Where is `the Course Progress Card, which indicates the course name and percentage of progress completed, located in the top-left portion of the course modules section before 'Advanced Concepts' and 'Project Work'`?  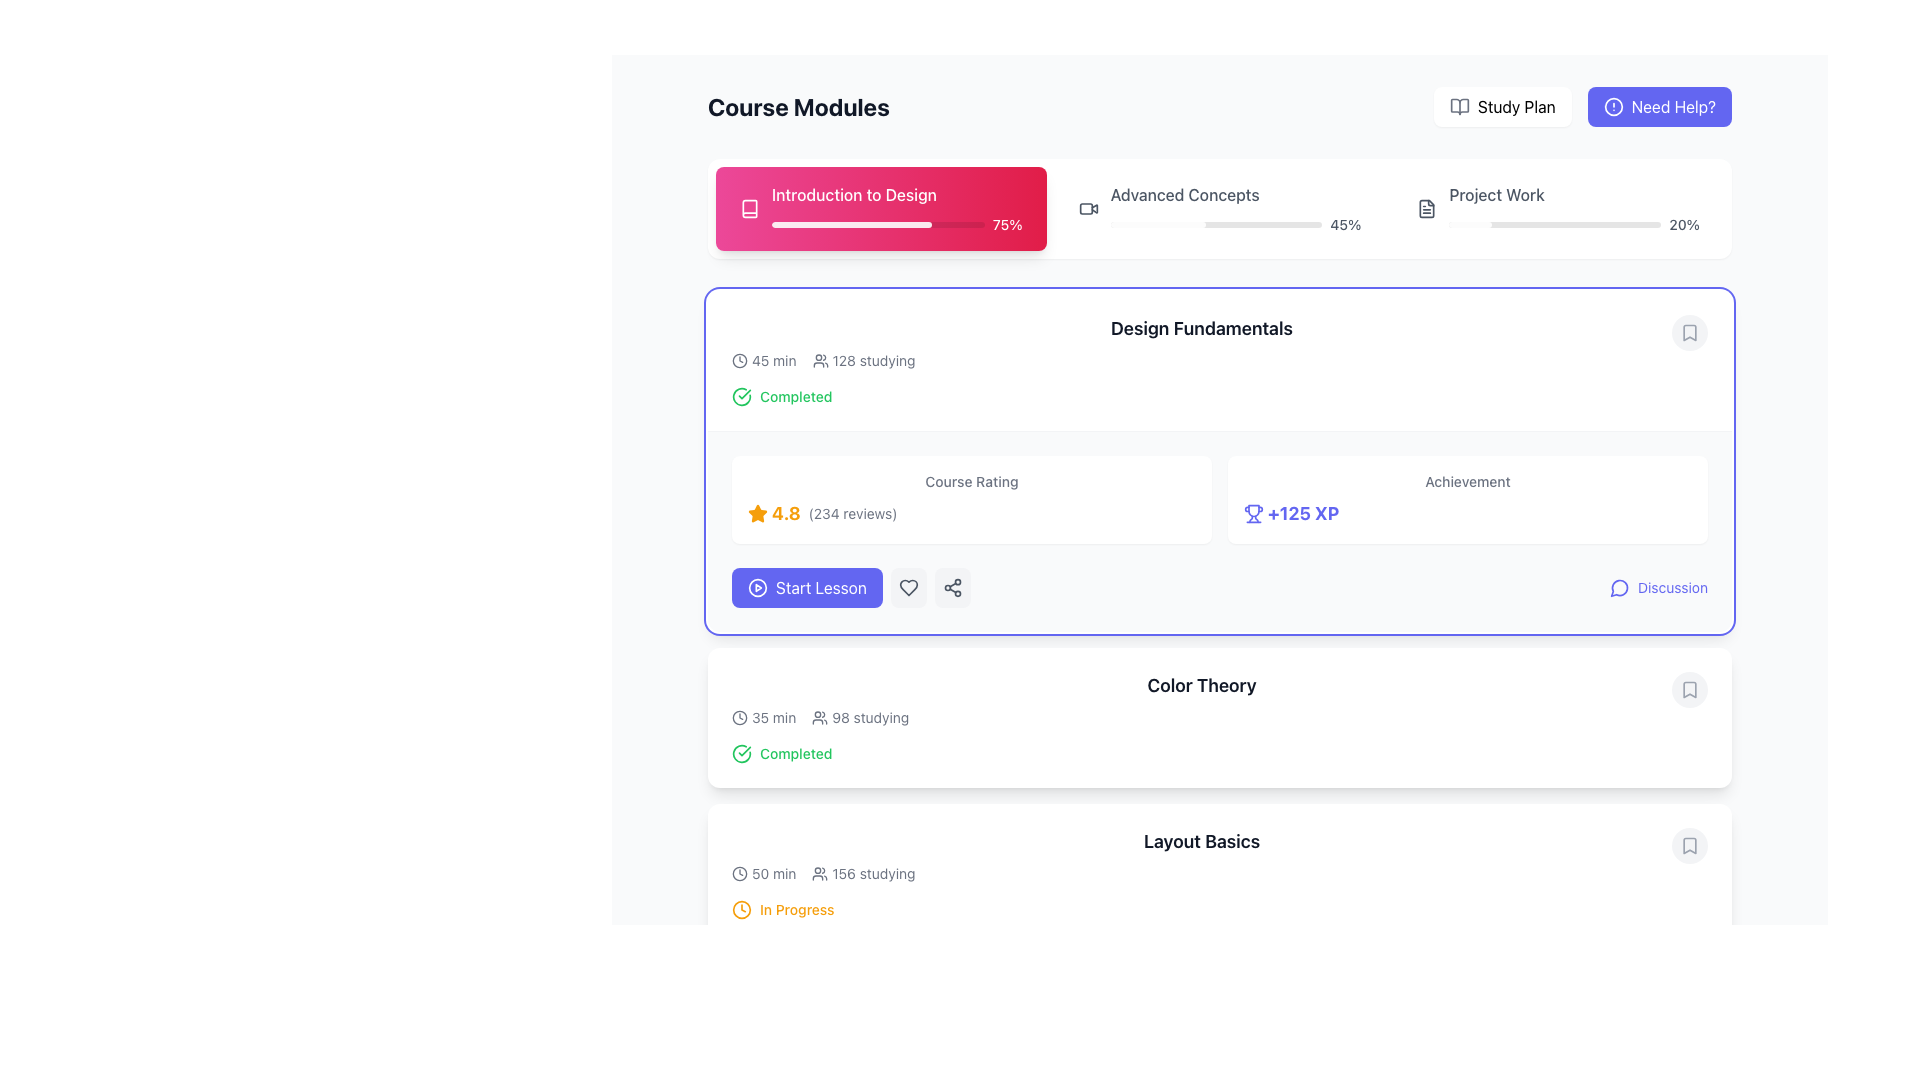 the Course Progress Card, which indicates the course name and percentage of progress completed, located in the top-left portion of the course modules section before 'Advanced Concepts' and 'Project Work' is located at coordinates (896, 208).